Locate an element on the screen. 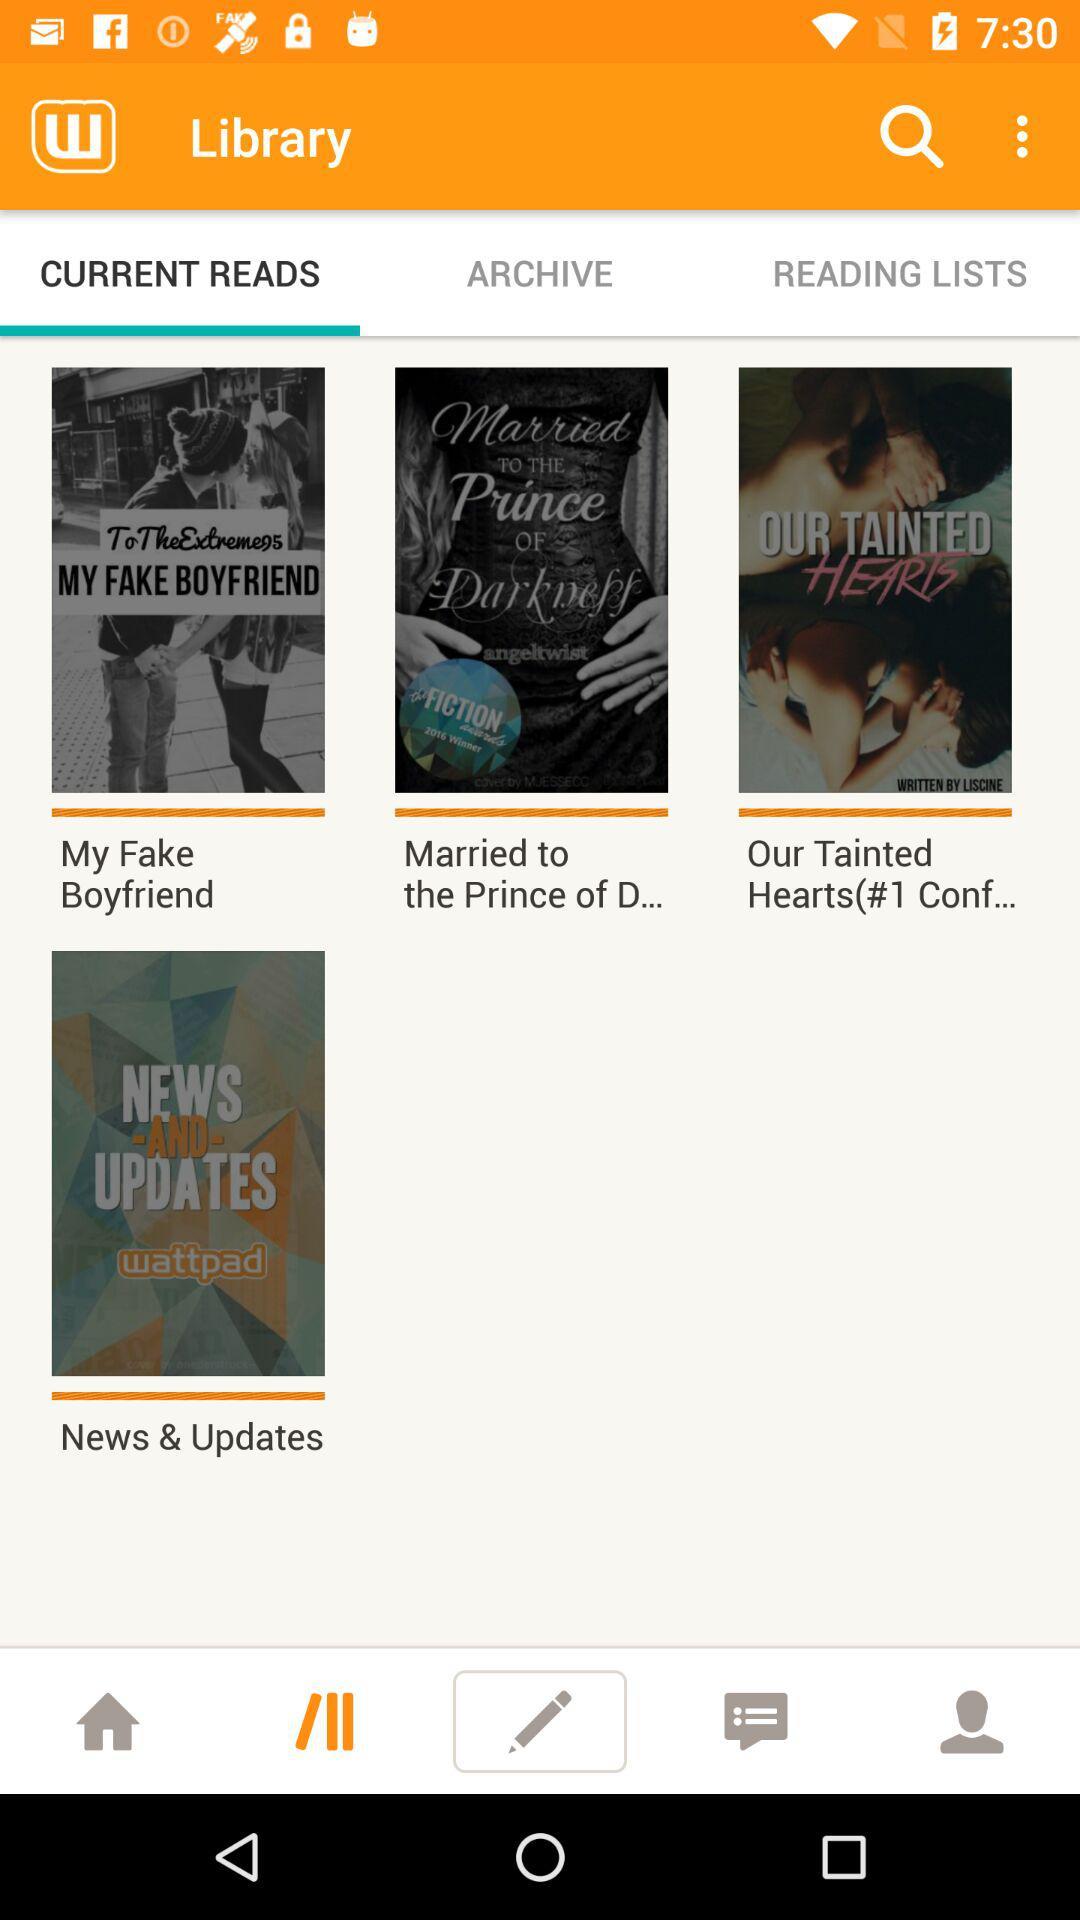 Image resolution: width=1080 pixels, height=1920 pixels. icon to the left of the library icon is located at coordinates (72, 135).